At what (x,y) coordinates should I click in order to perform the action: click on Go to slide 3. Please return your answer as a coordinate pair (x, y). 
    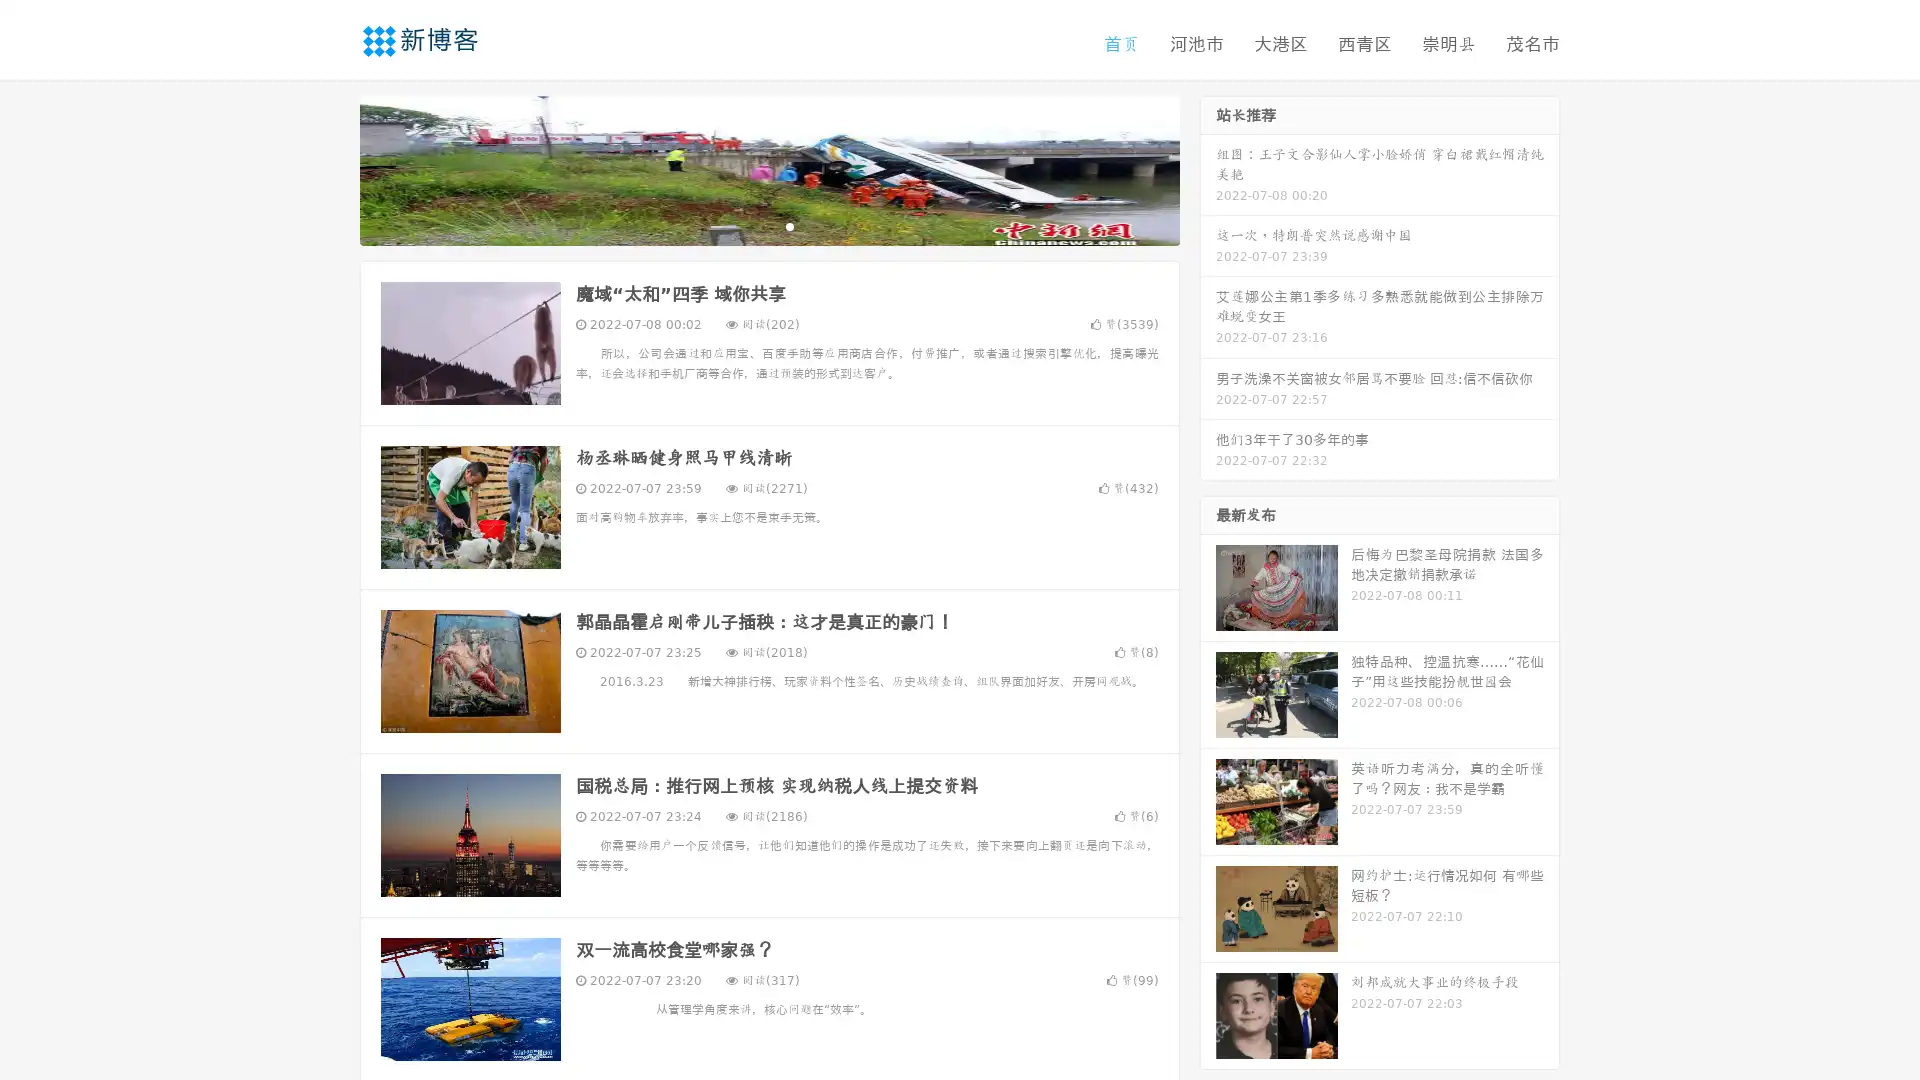
    Looking at the image, I should click on (789, 225).